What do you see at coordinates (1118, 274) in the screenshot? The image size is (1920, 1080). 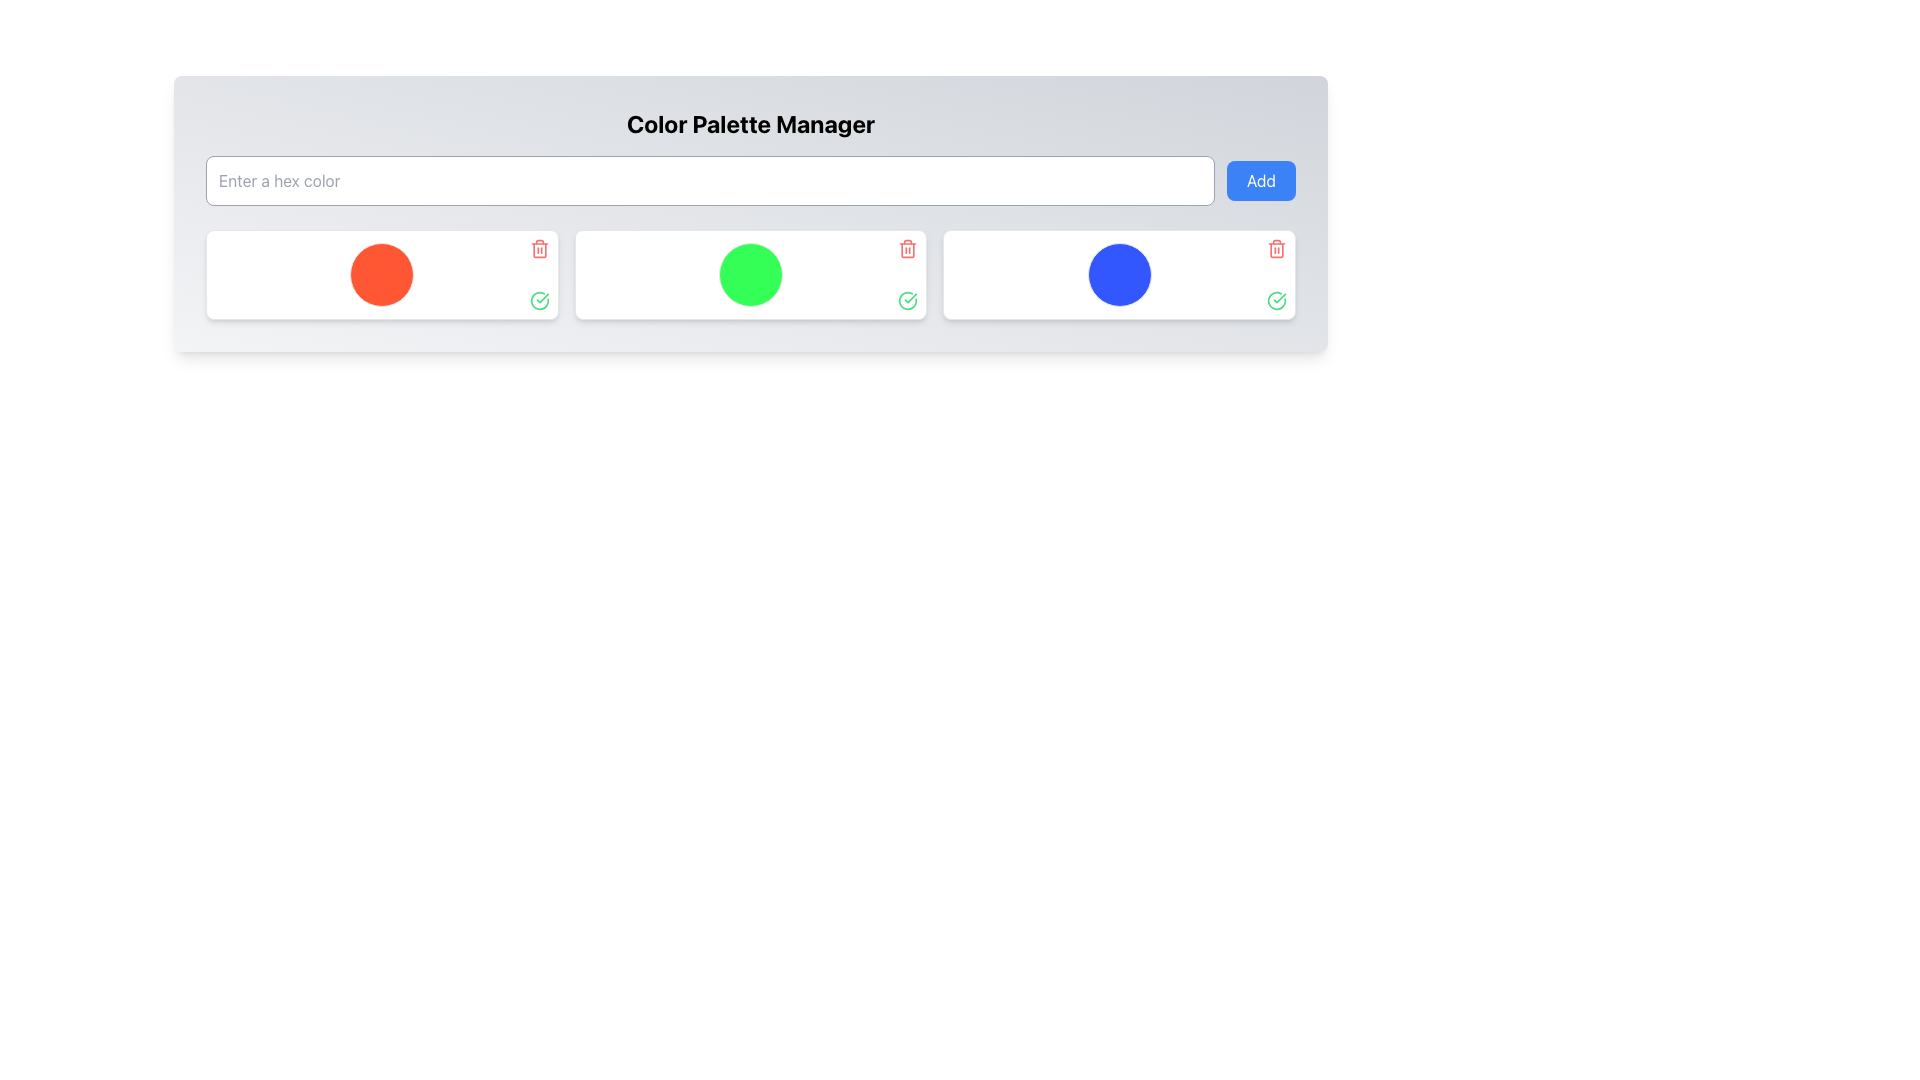 I see `the color representation circle displaying blue, which is located in the third group of color representations` at bounding box center [1118, 274].